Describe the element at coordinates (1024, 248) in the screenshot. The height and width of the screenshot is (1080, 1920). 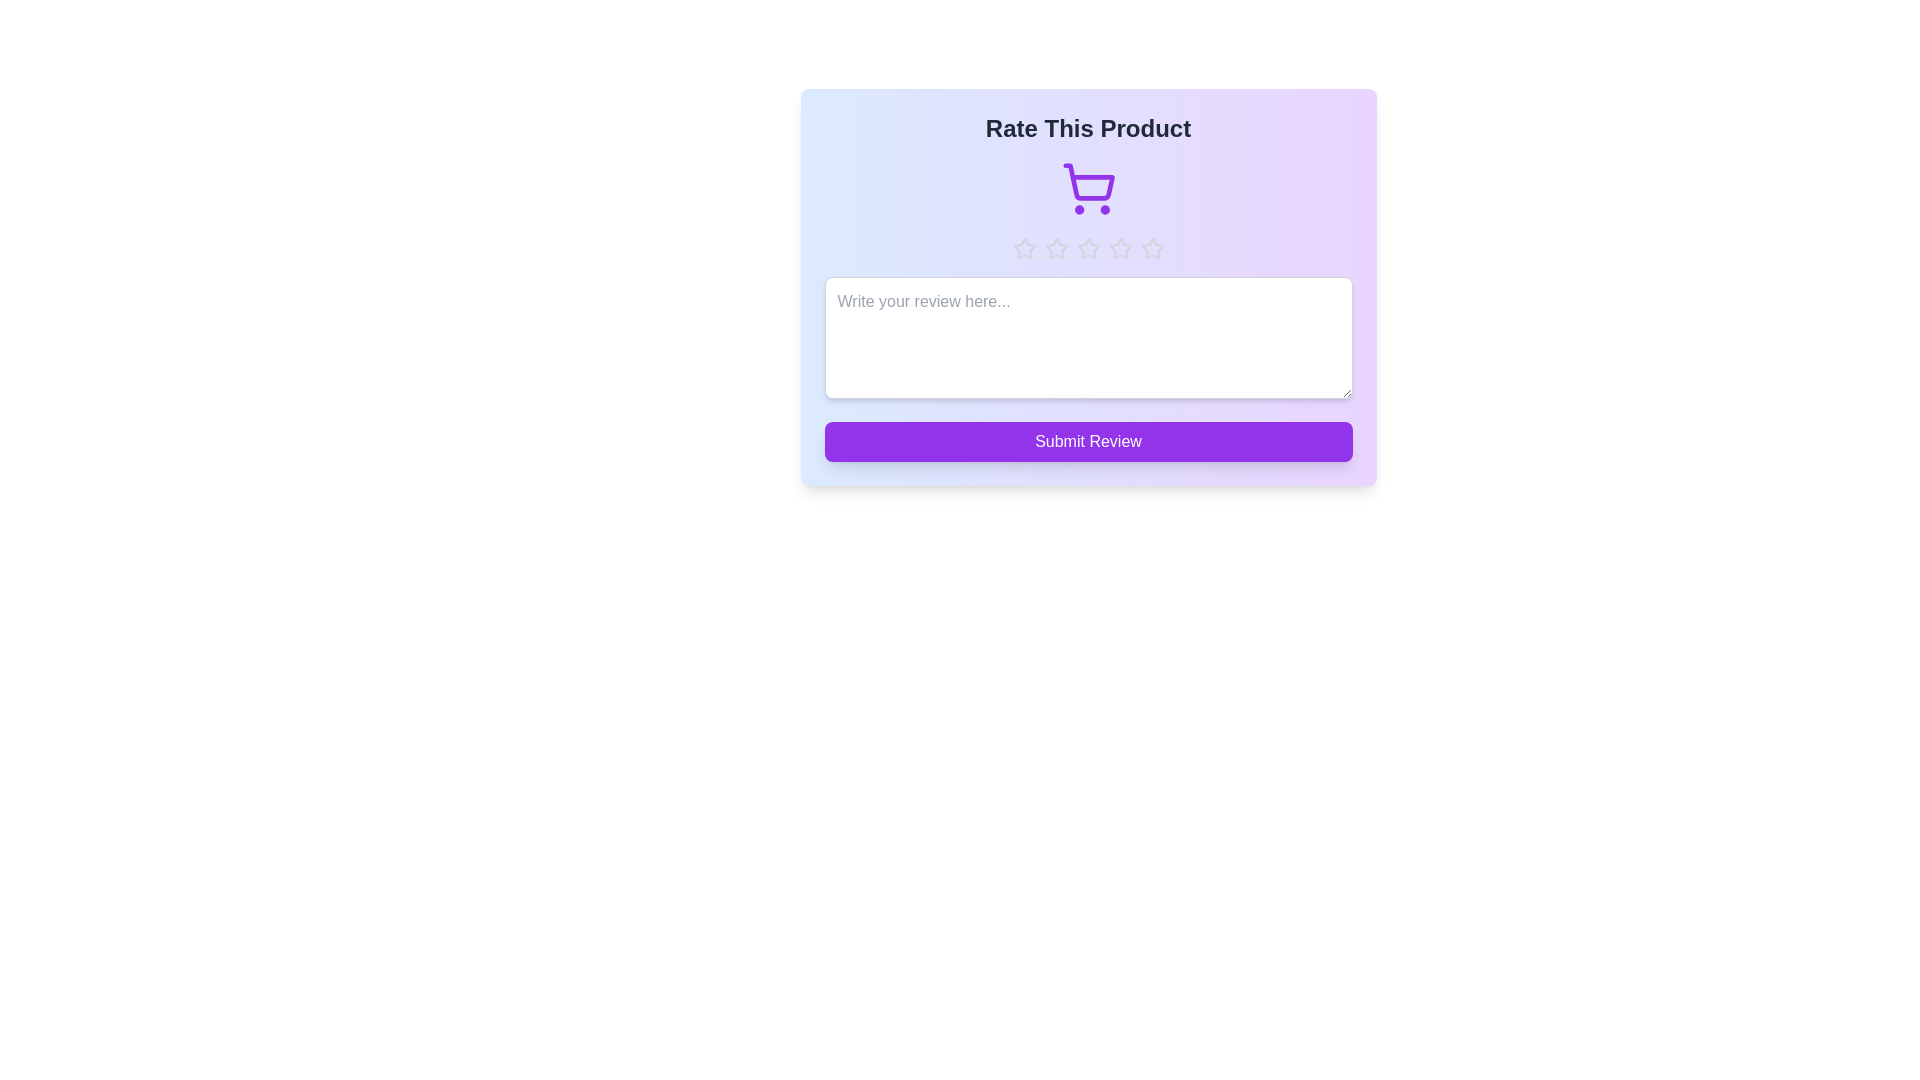
I see `the star representing 1 stars to preview the rating` at that location.